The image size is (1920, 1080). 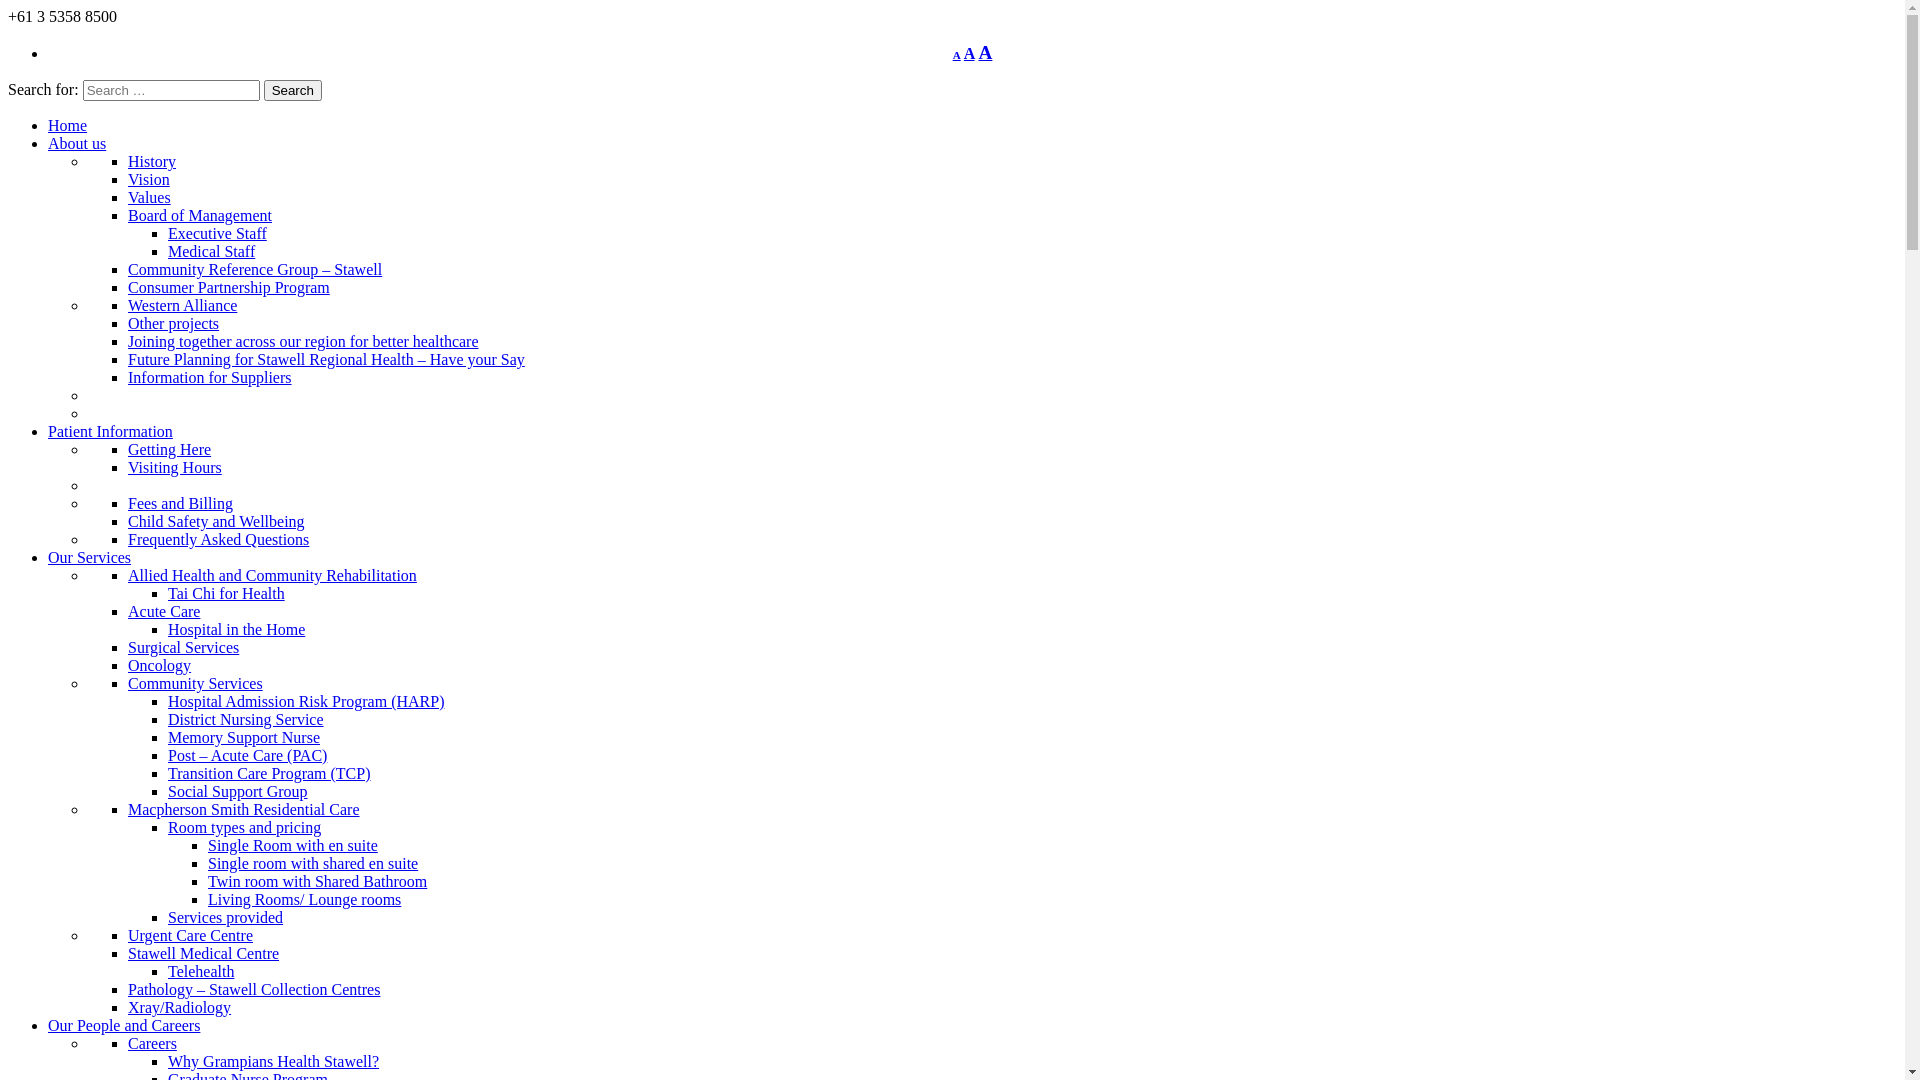 I want to click on 'Visiting Hours', so click(x=174, y=467).